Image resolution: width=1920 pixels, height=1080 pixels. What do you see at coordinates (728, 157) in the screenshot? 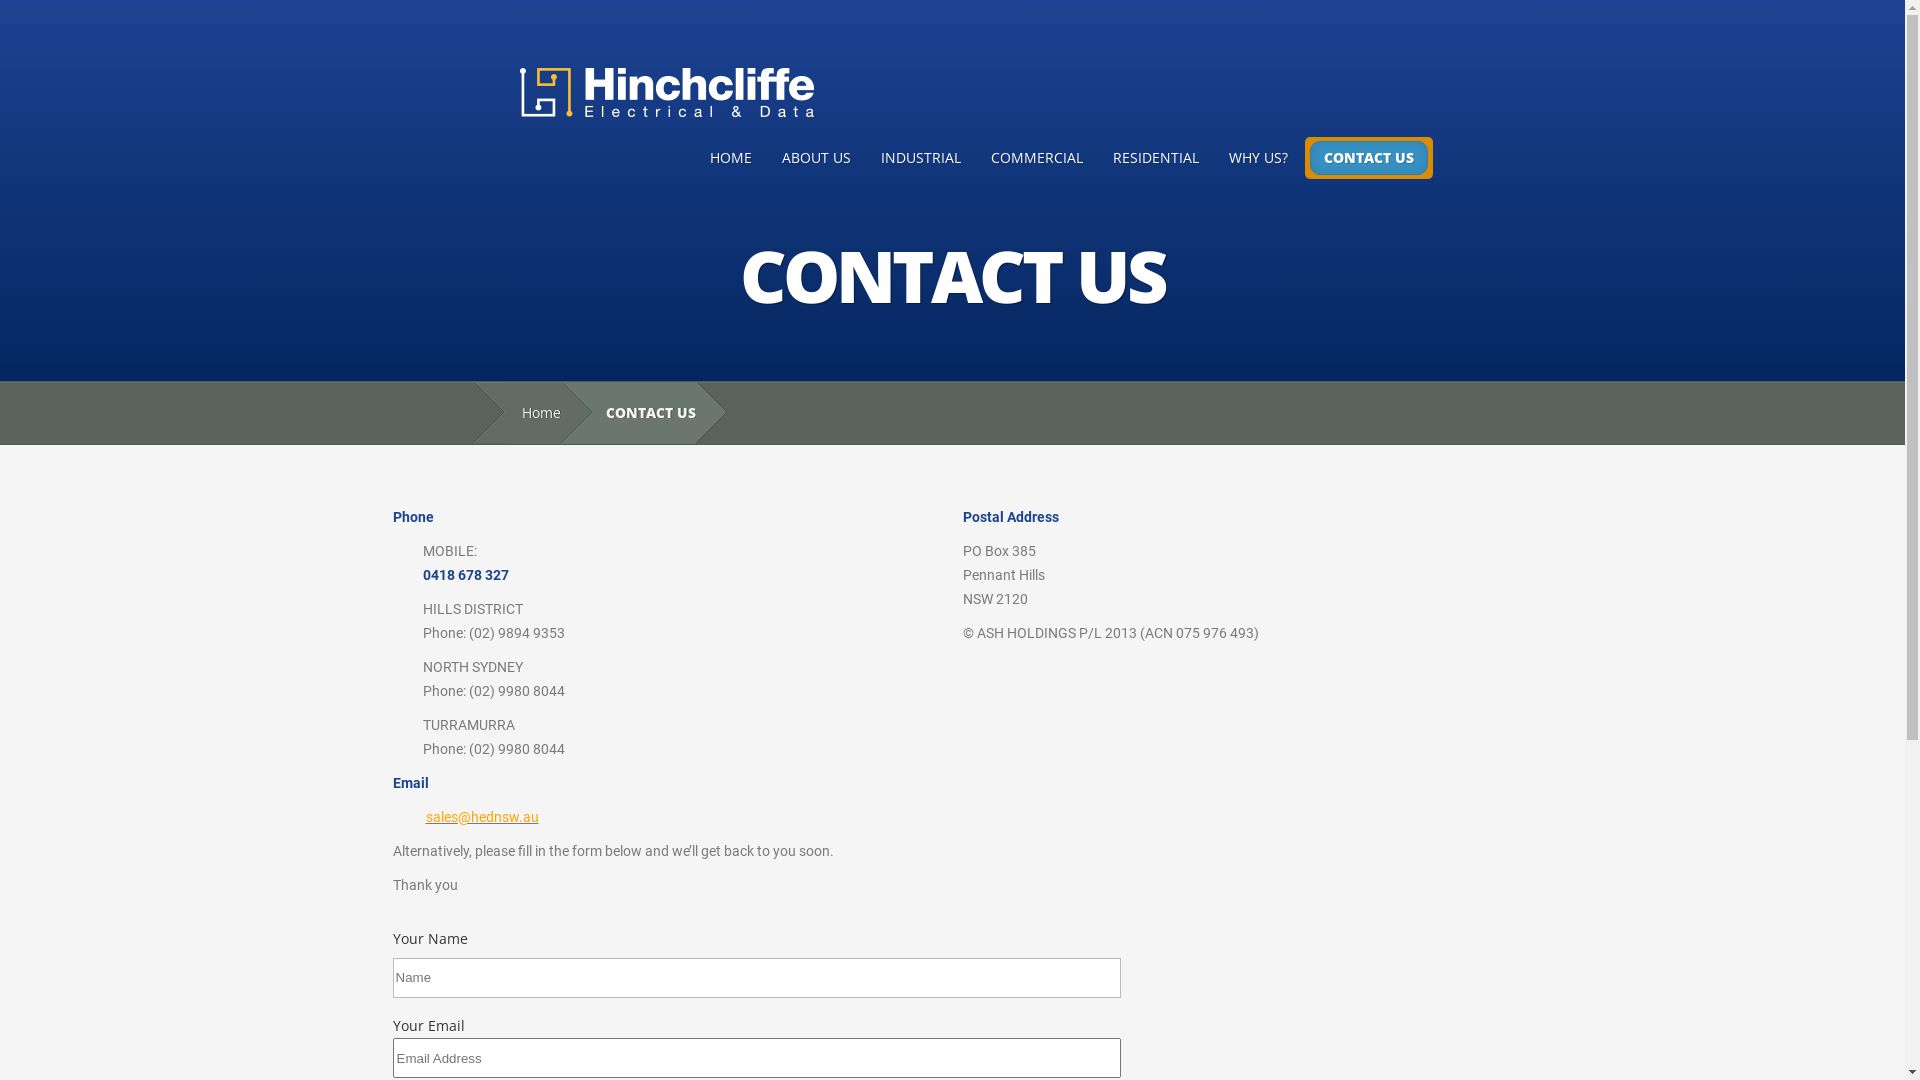
I see `'HOME'` at bounding box center [728, 157].